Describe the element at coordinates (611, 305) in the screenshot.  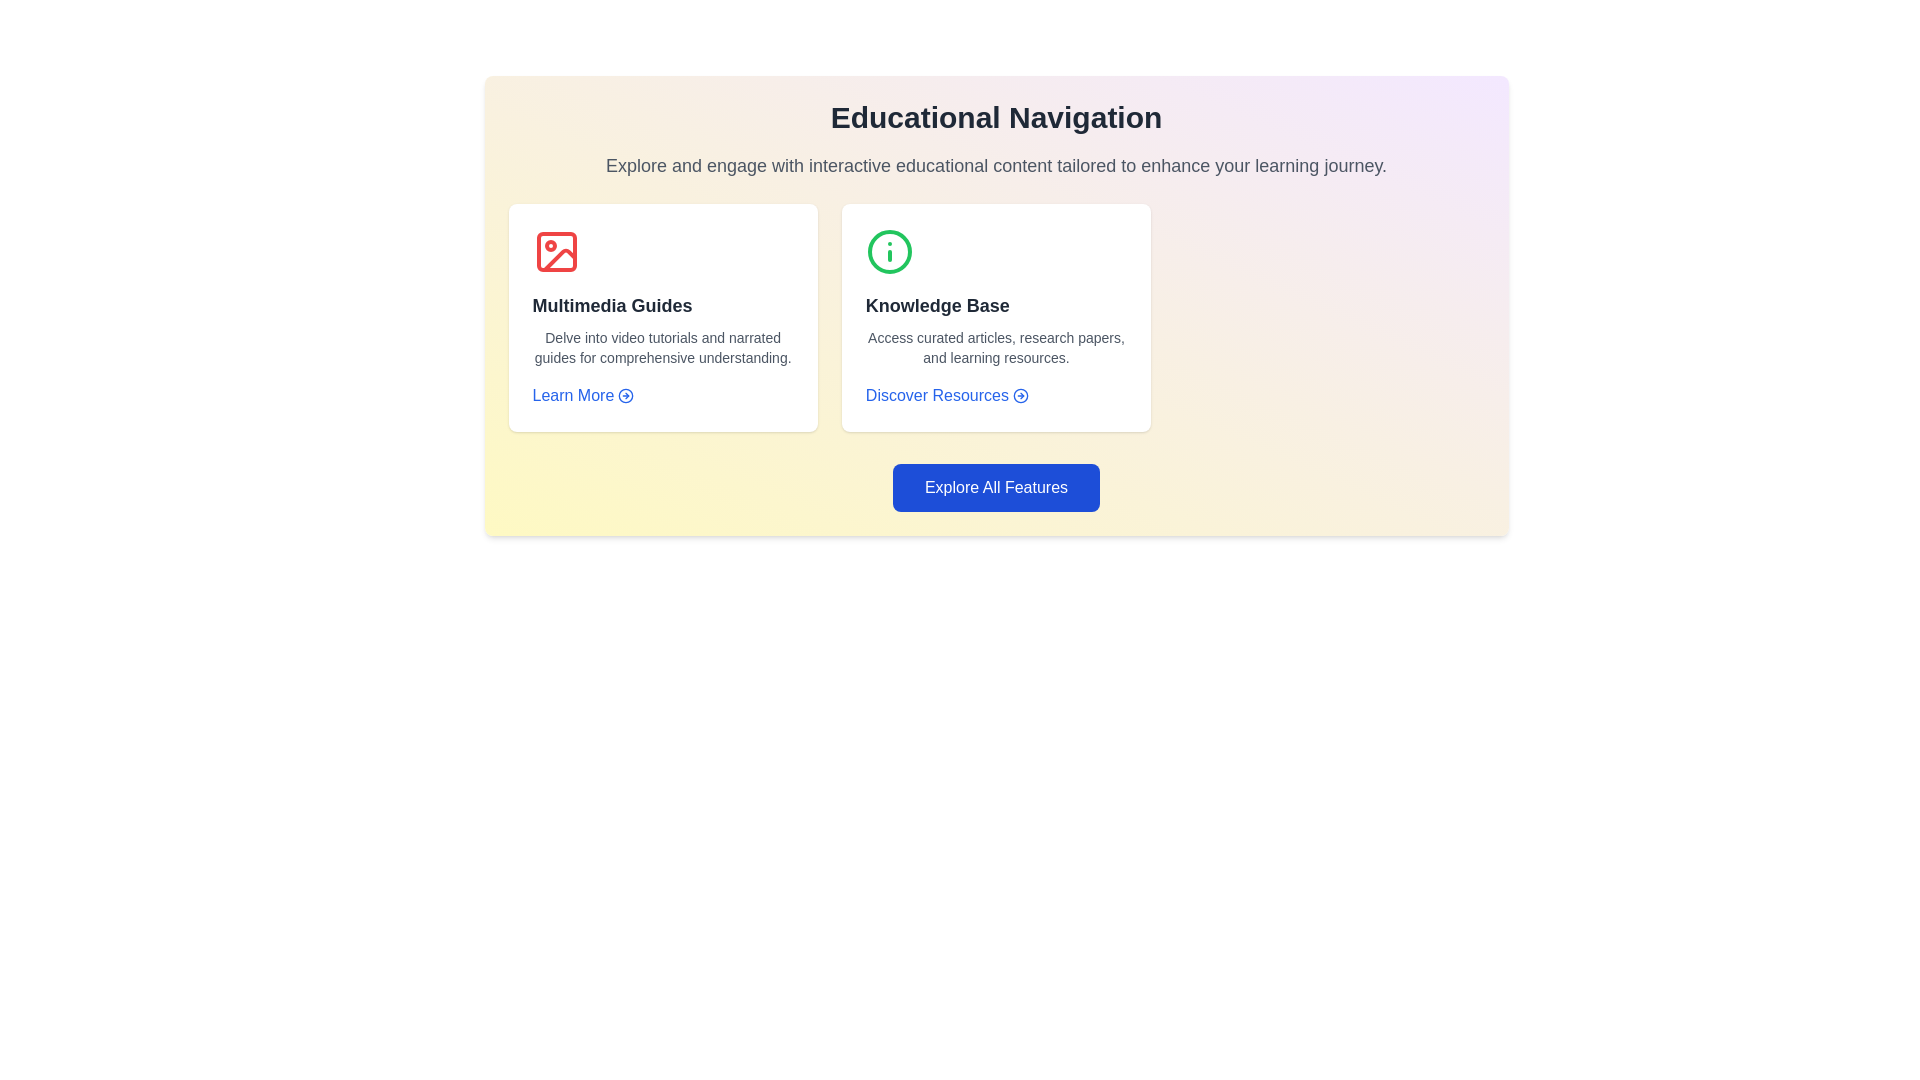
I see `the title label of the multimedia guides card, which is located in the left half of a dual-card layout, positioned below an icon and above descriptive text` at that location.